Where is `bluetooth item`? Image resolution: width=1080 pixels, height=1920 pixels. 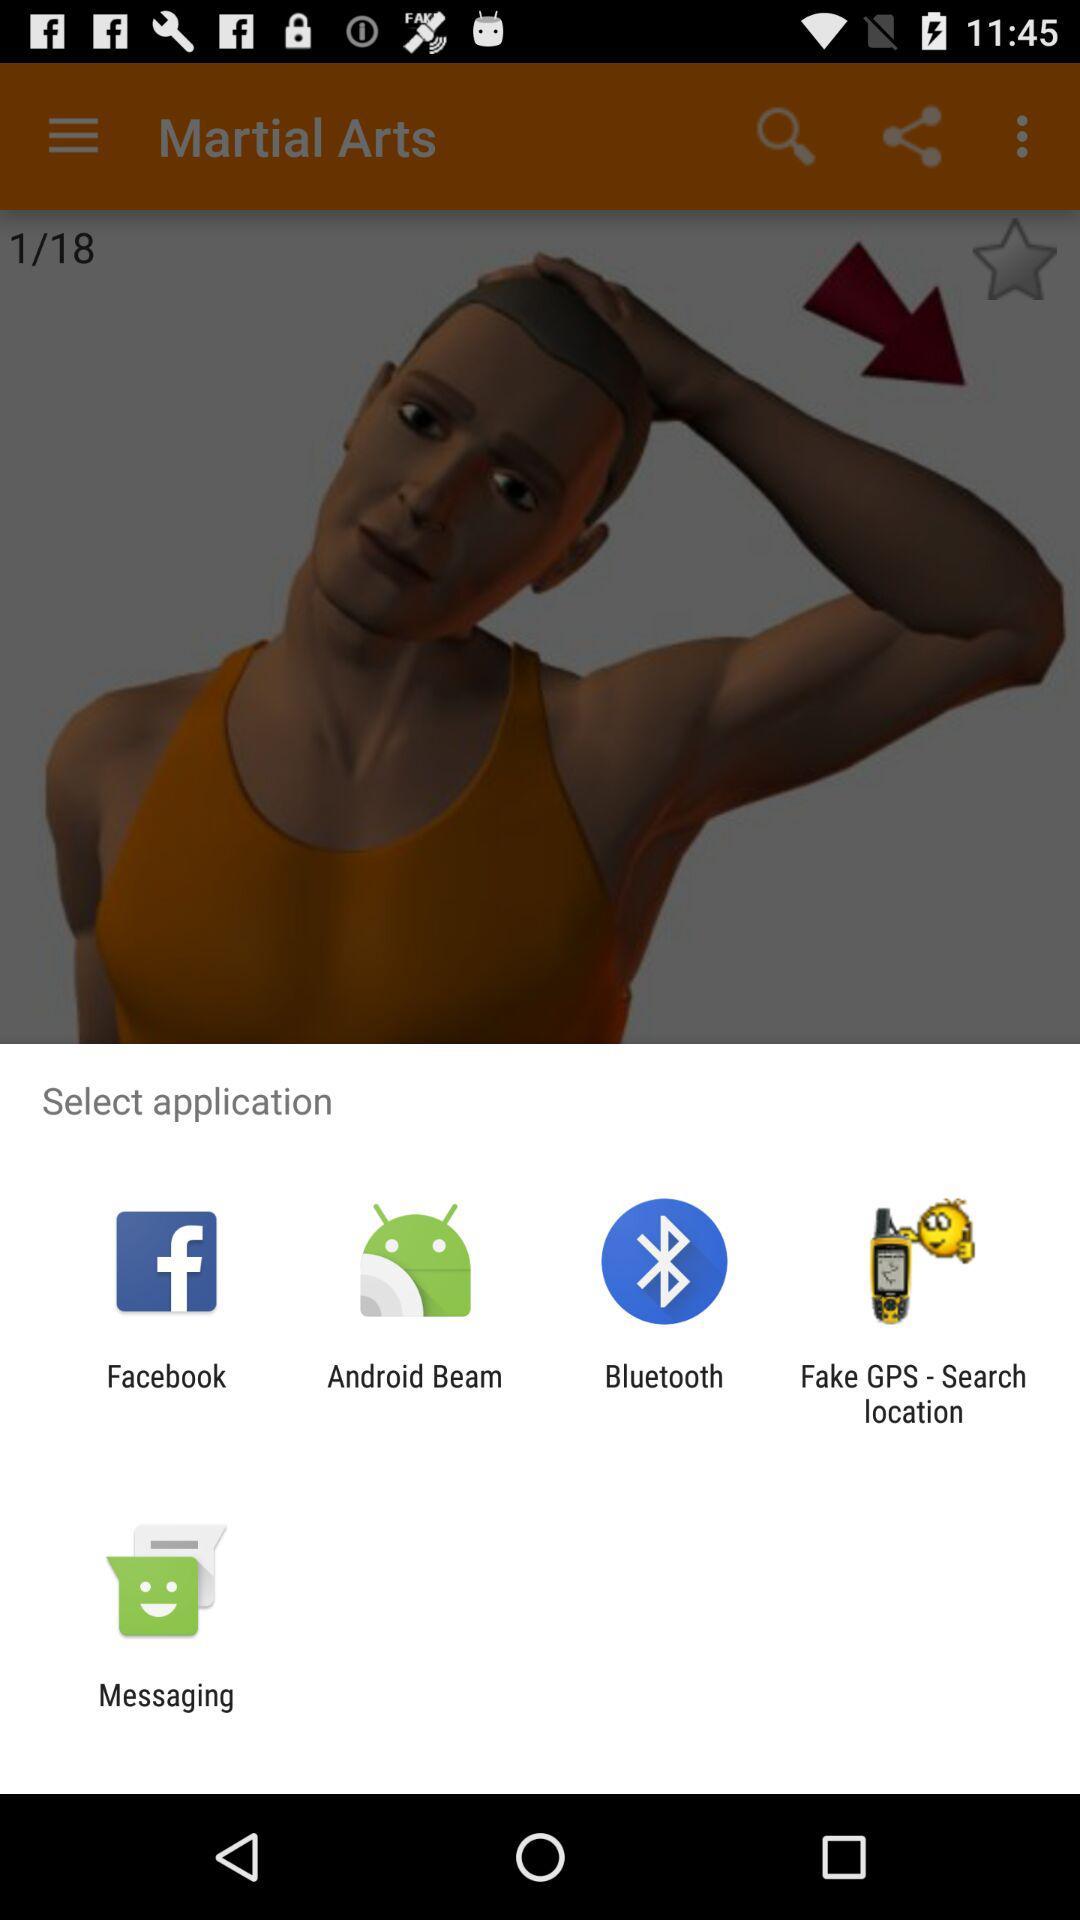
bluetooth item is located at coordinates (664, 1392).